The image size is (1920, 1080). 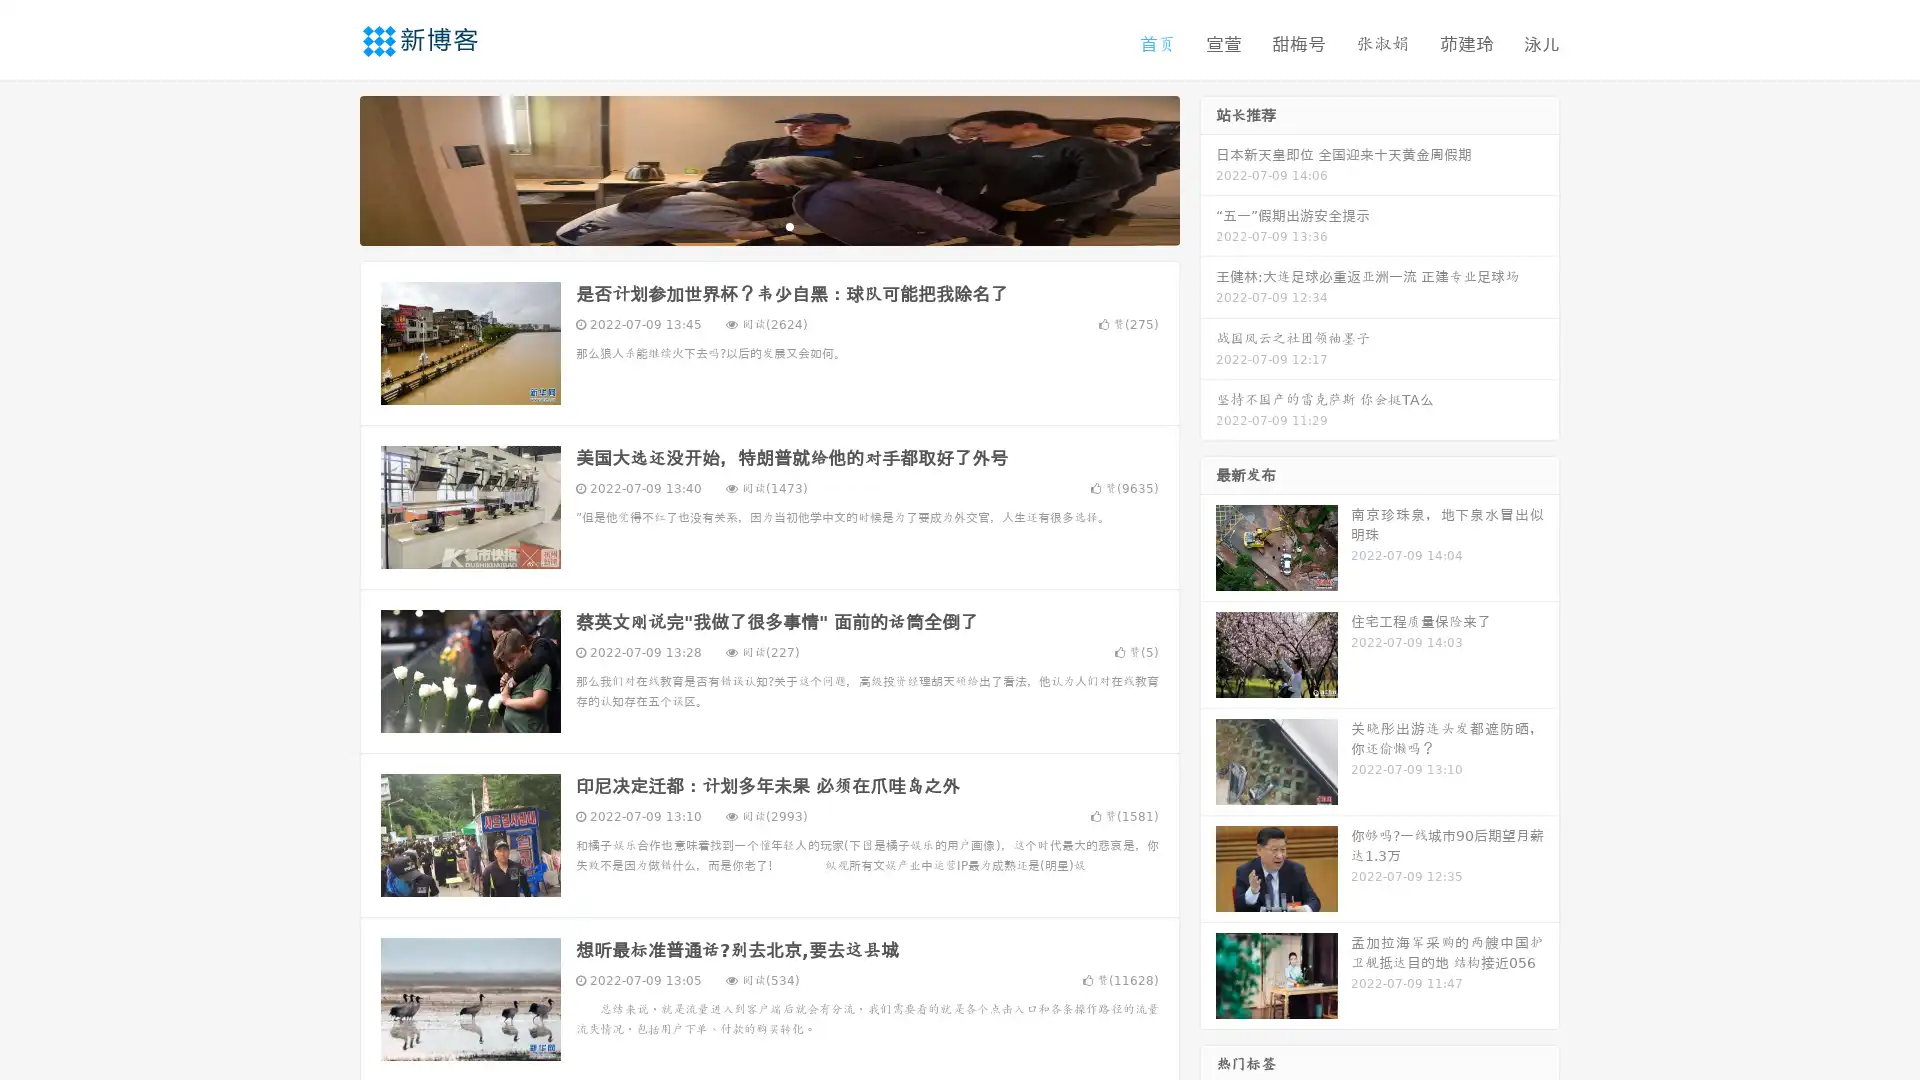 I want to click on Go to slide 1, so click(x=748, y=225).